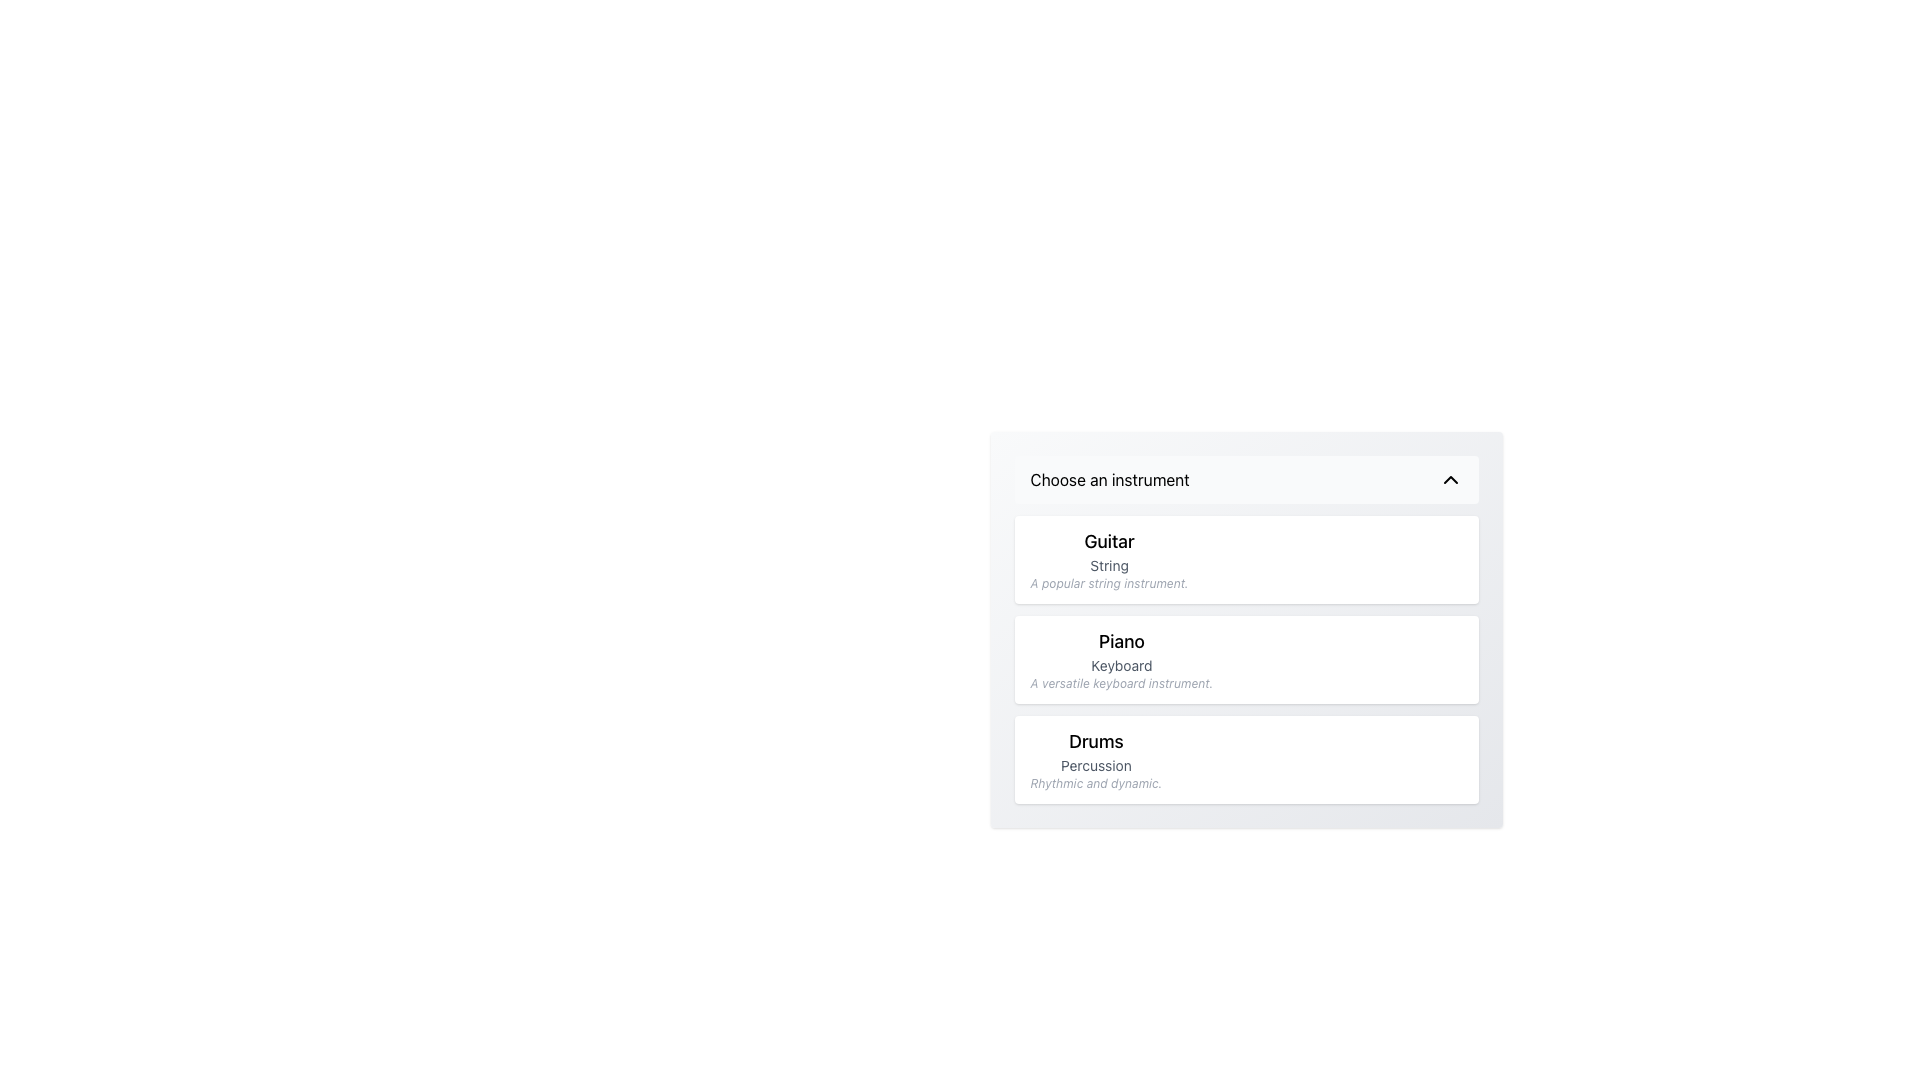  What do you see at coordinates (1108, 542) in the screenshot?
I see `the title text of the guitar option in the instrument selection menu, which is positioned above the texts 'String' and 'A popular string instrument.'` at bounding box center [1108, 542].